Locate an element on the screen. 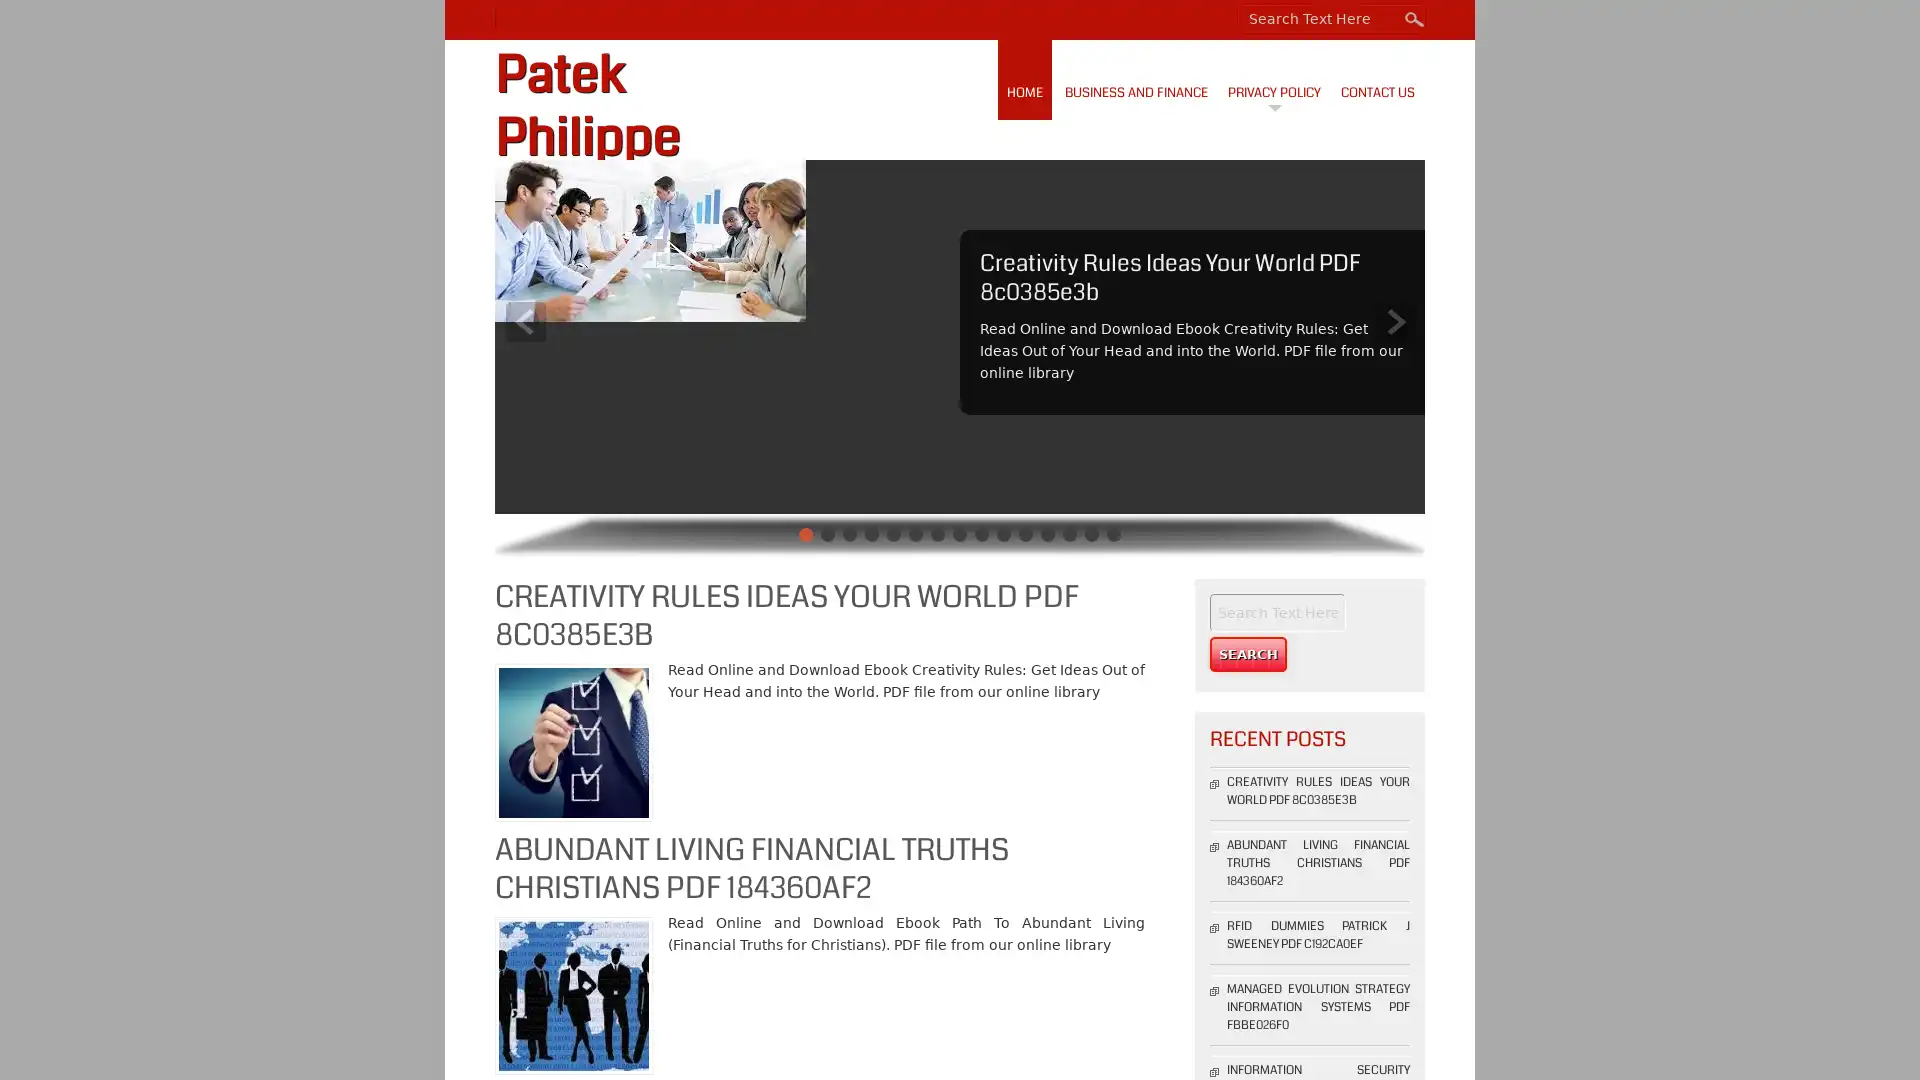 The height and width of the screenshot is (1080, 1920). Search is located at coordinates (1247, 654).